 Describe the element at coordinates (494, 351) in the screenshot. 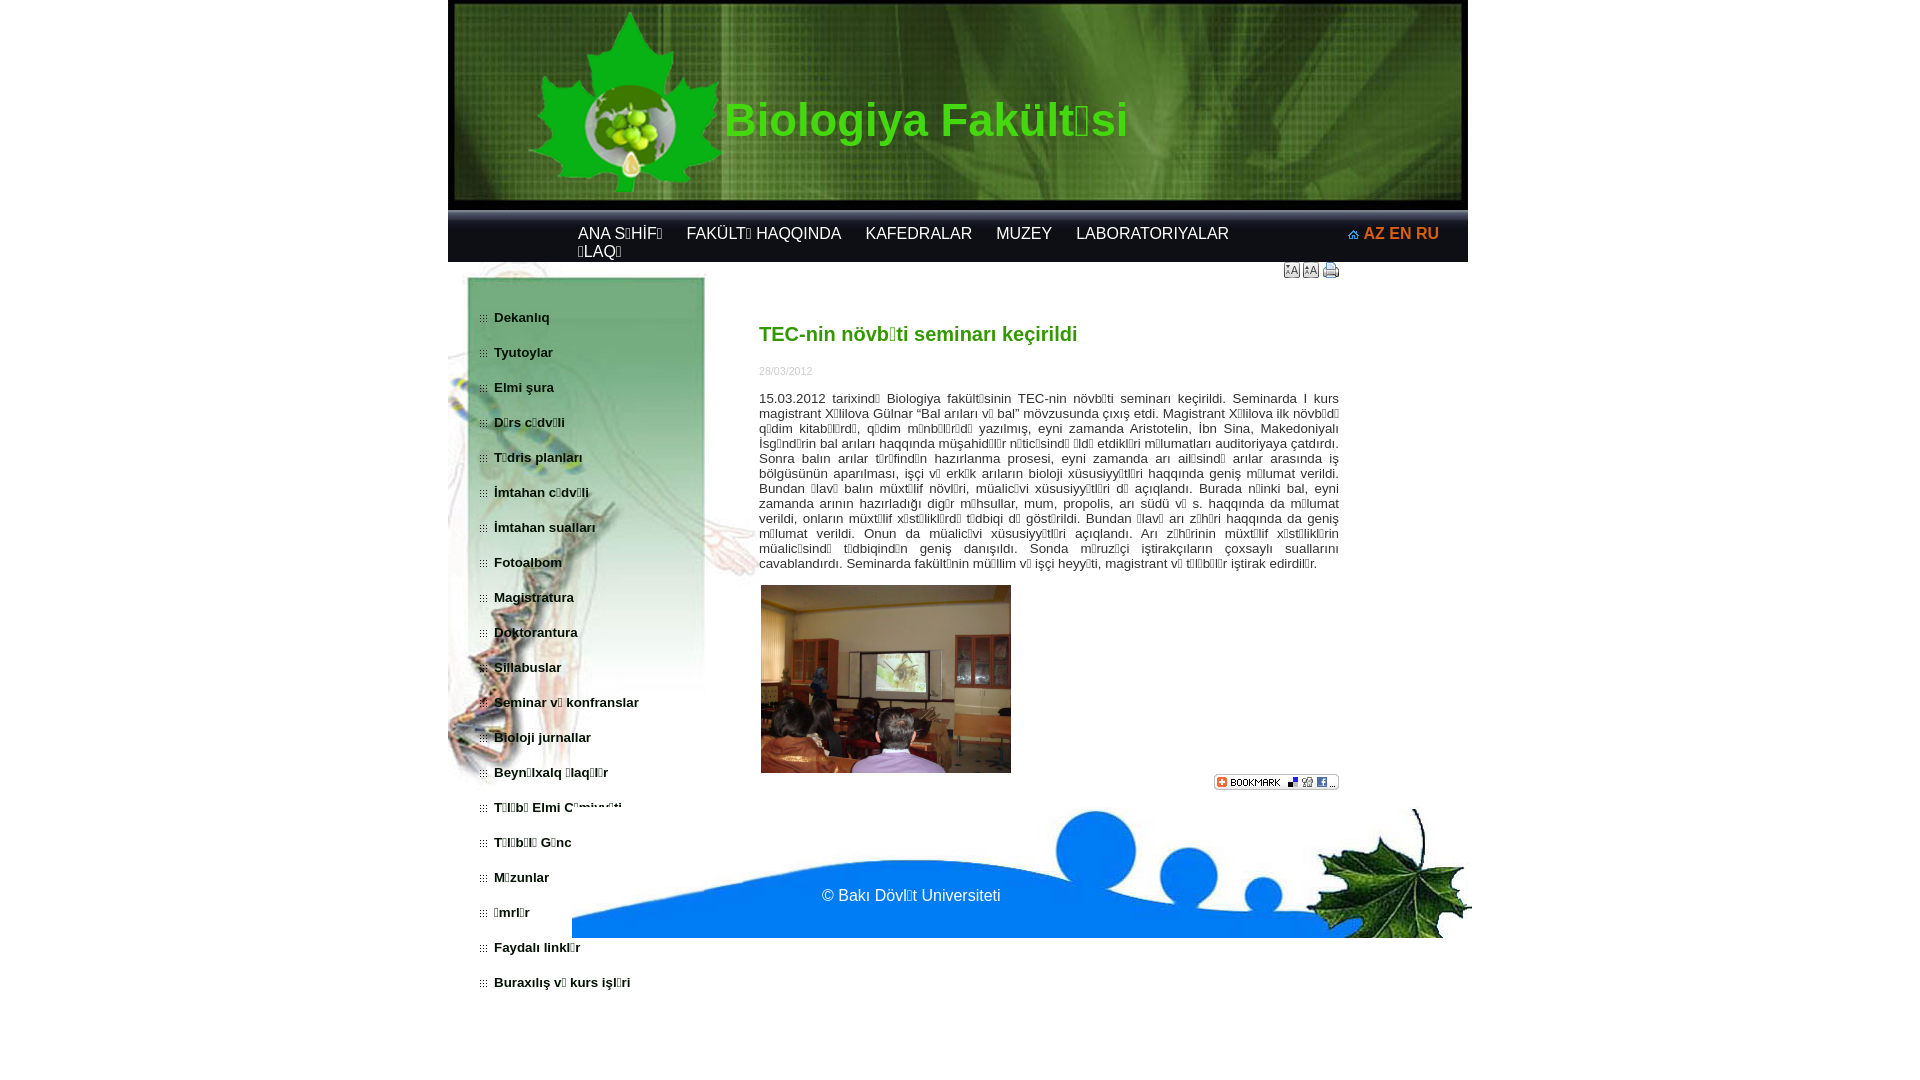

I see `'Tyutoylar'` at that location.